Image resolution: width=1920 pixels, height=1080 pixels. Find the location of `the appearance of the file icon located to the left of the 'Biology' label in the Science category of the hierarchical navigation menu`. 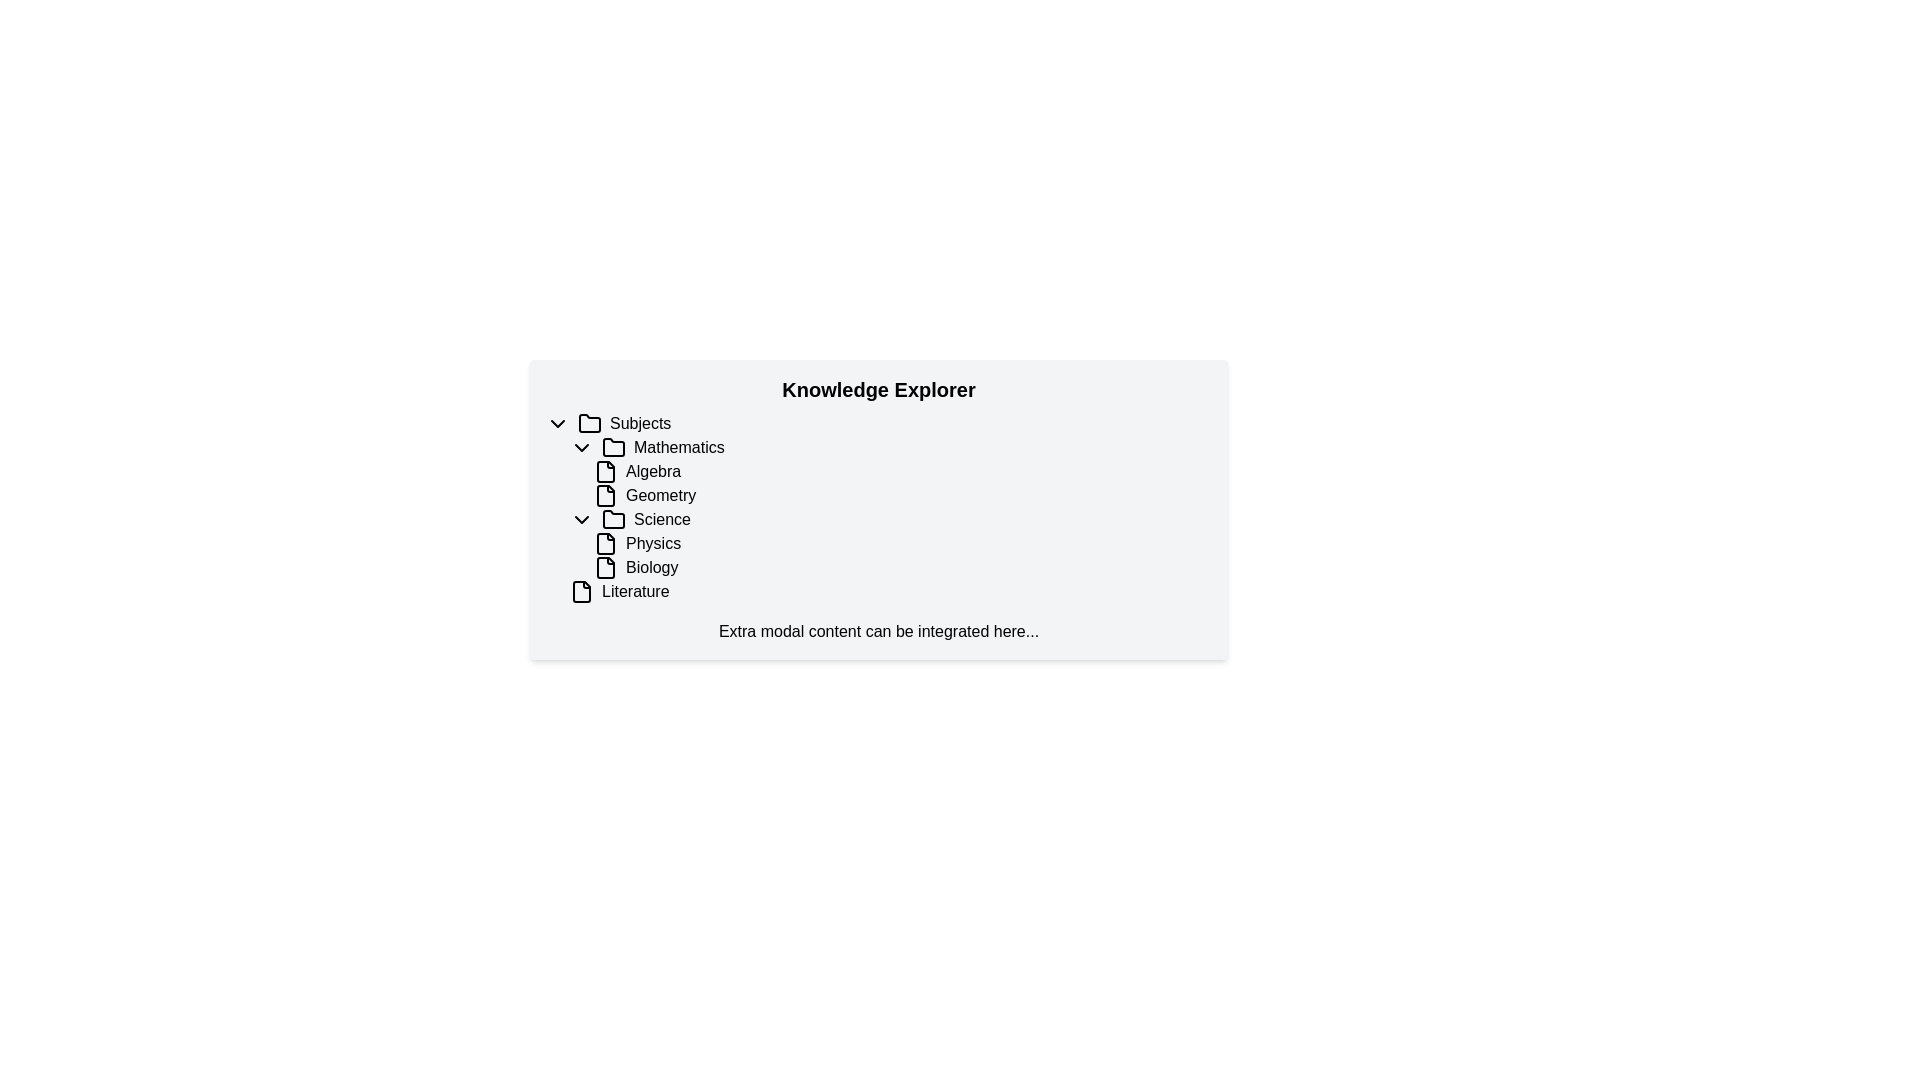

the appearance of the file icon located to the left of the 'Biology' label in the Science category of the hierarchical navigation menu is located at coordinates (604, 567).